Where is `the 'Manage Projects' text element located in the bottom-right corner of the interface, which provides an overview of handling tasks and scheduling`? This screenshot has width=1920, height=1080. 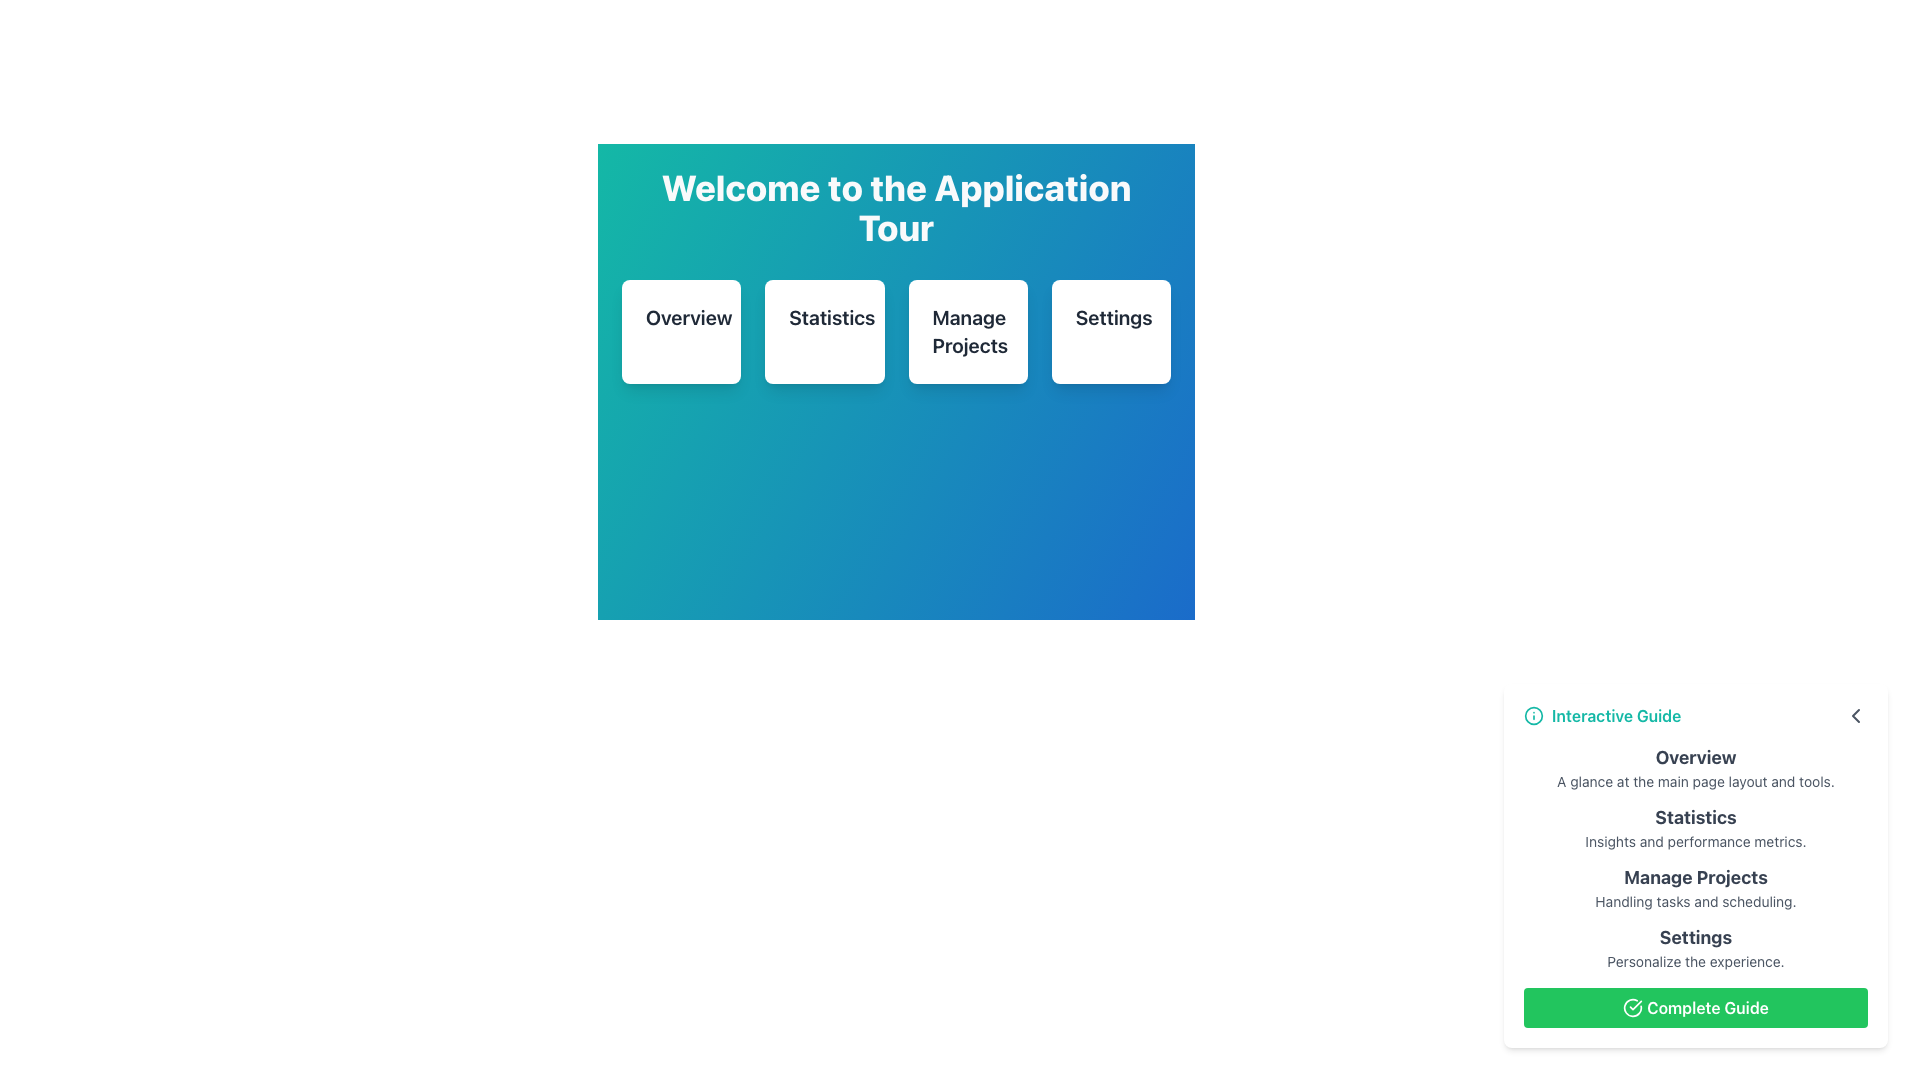 the 'Manage Projects' text element located in the bottom-right corner of the interface, which provides an overview of handling tasks and scheduling is located at coordinates (1694, 856).